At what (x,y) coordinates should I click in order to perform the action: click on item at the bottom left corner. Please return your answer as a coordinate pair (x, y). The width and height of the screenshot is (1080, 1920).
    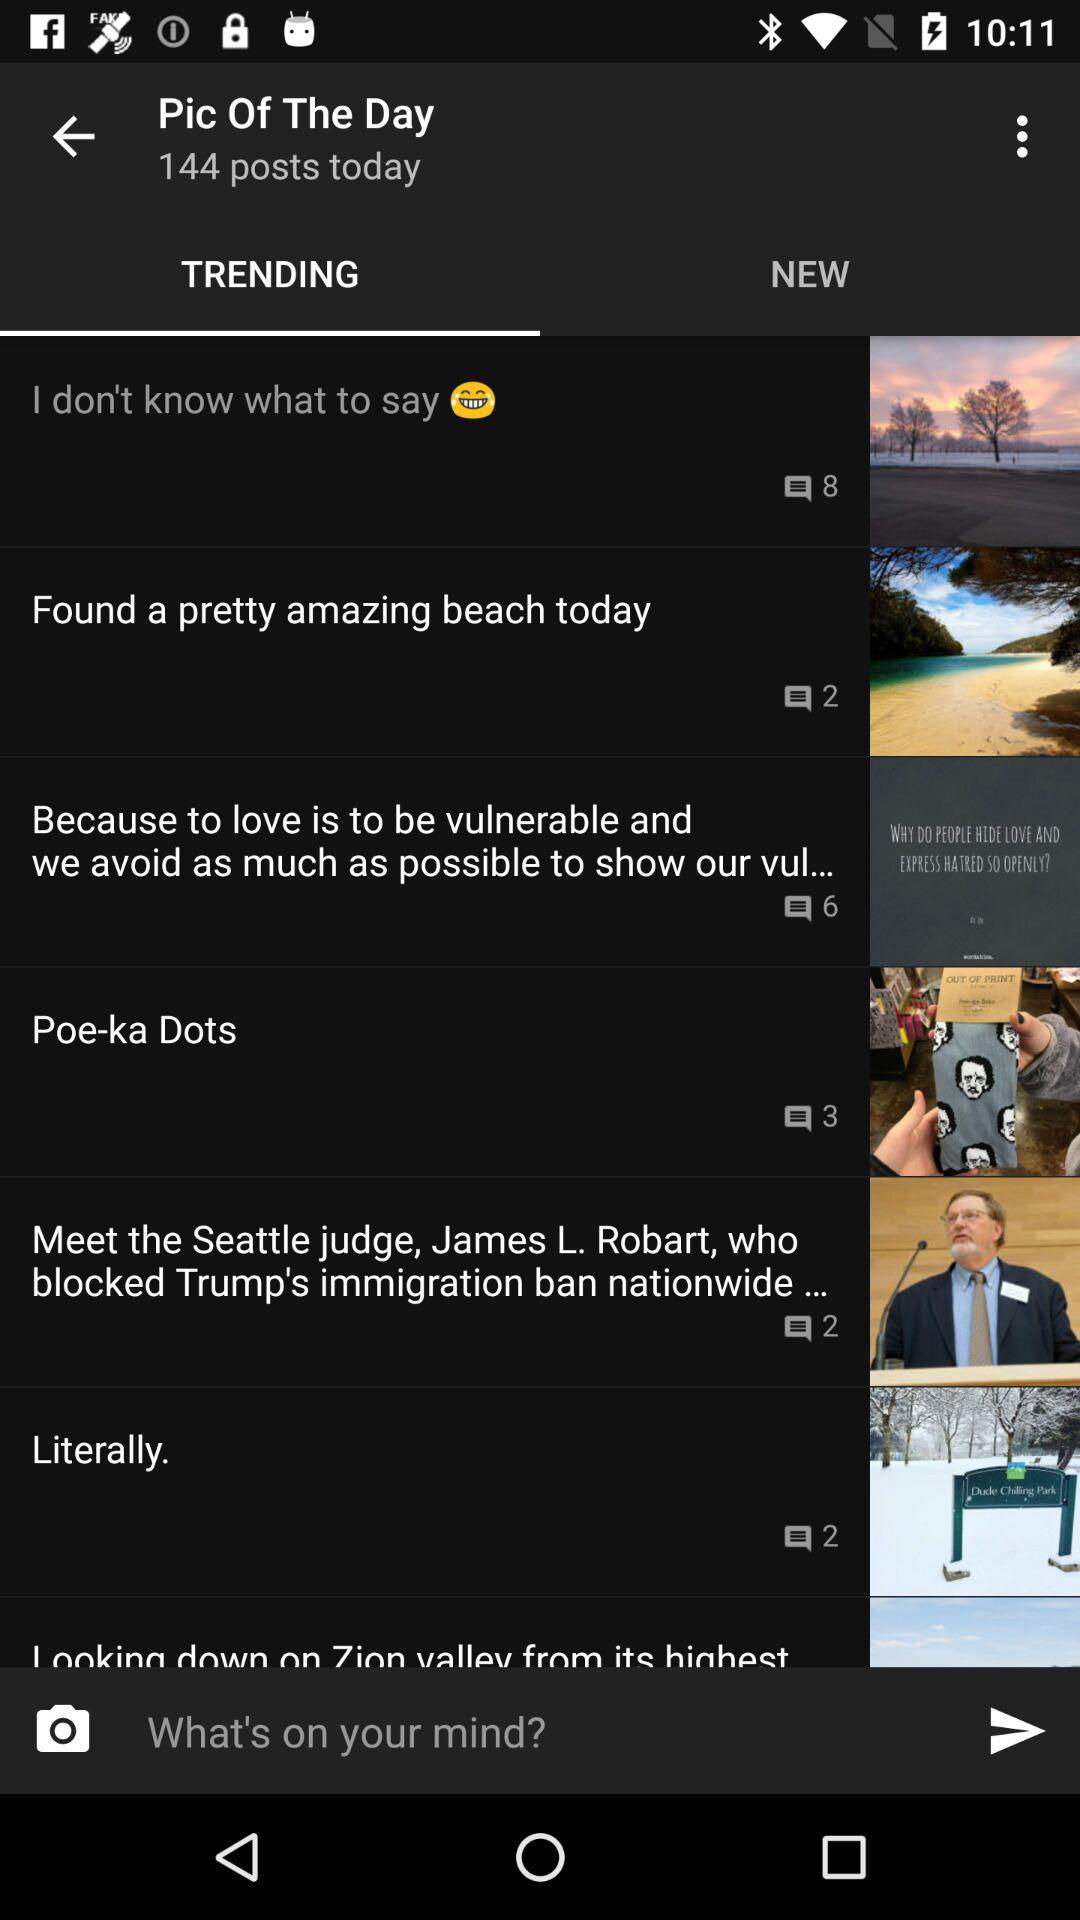
    Looking at the image, I should click on (61, 1730).